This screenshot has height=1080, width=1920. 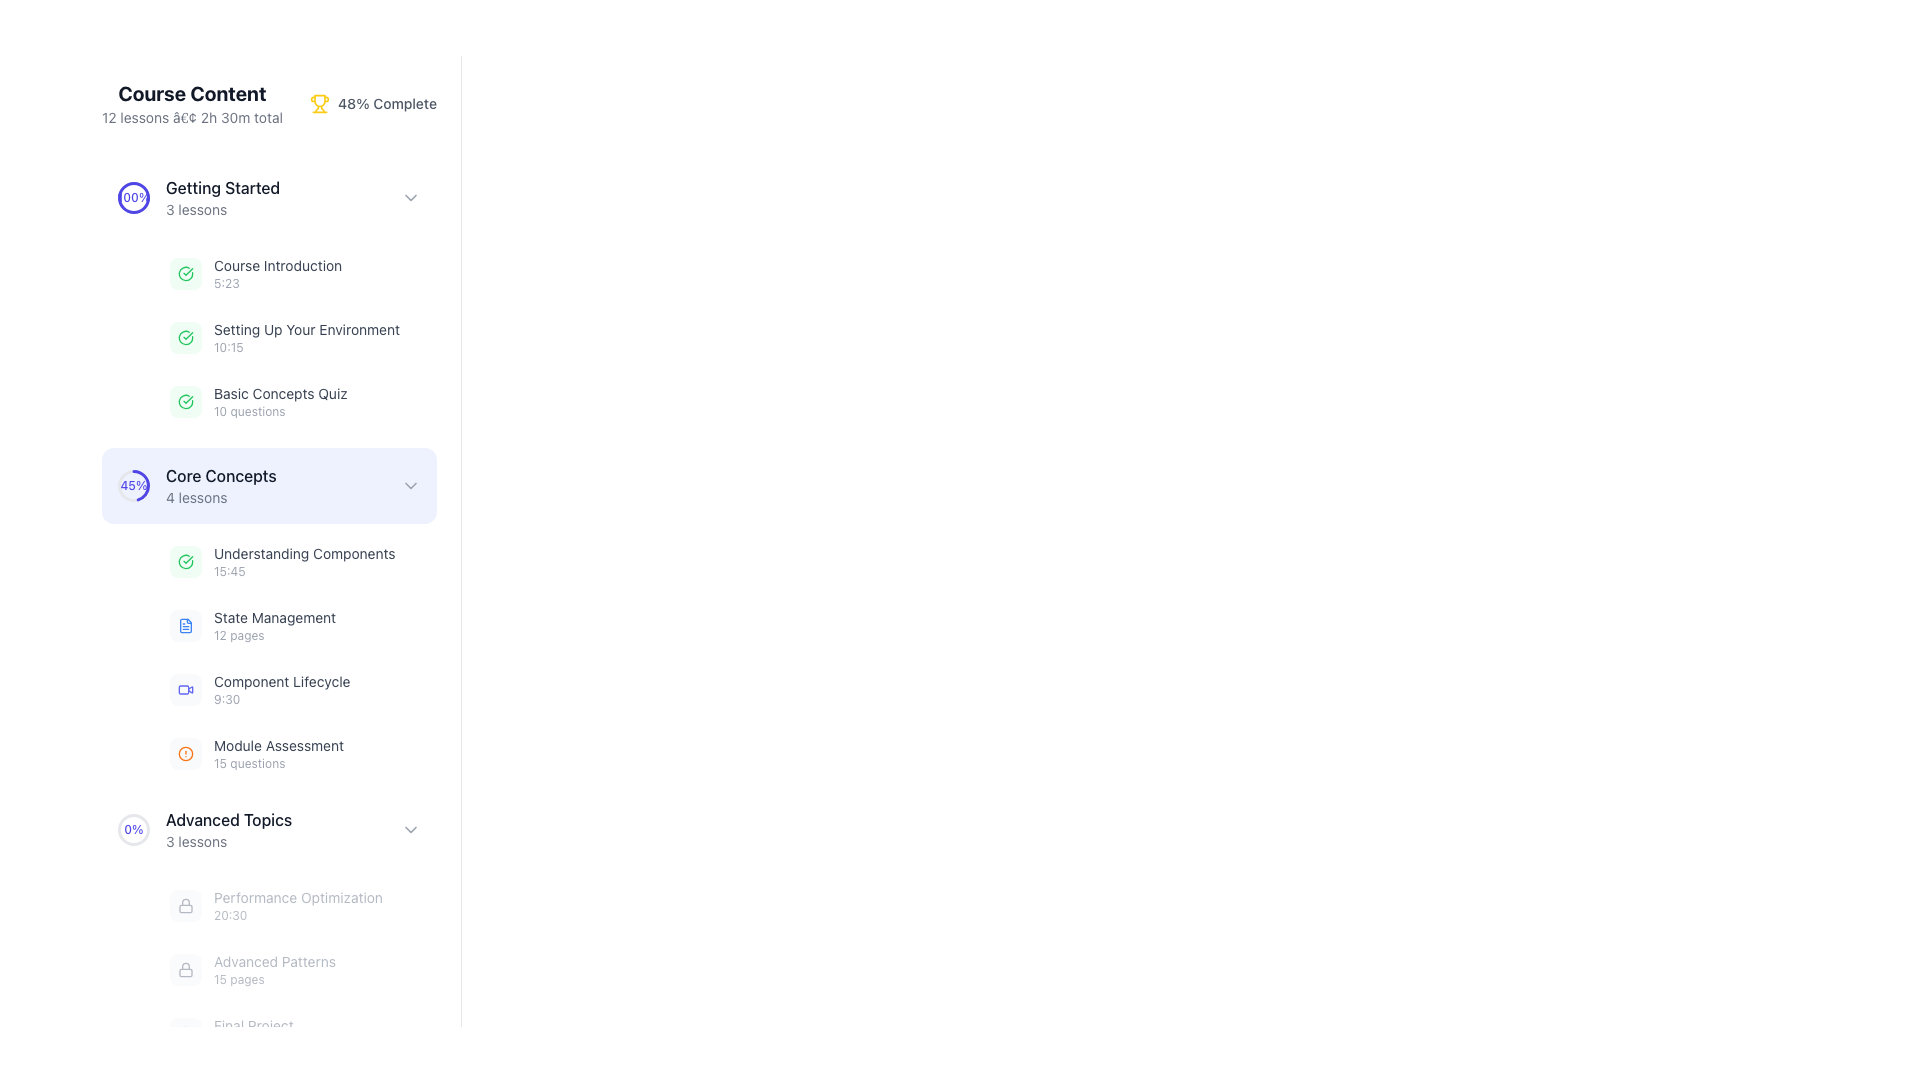 I want to click on the first list item under the 'Getting Started' section, which has a green circular icon with a checkmark and the text 'Course Introduction', so click(x=255, y=273).